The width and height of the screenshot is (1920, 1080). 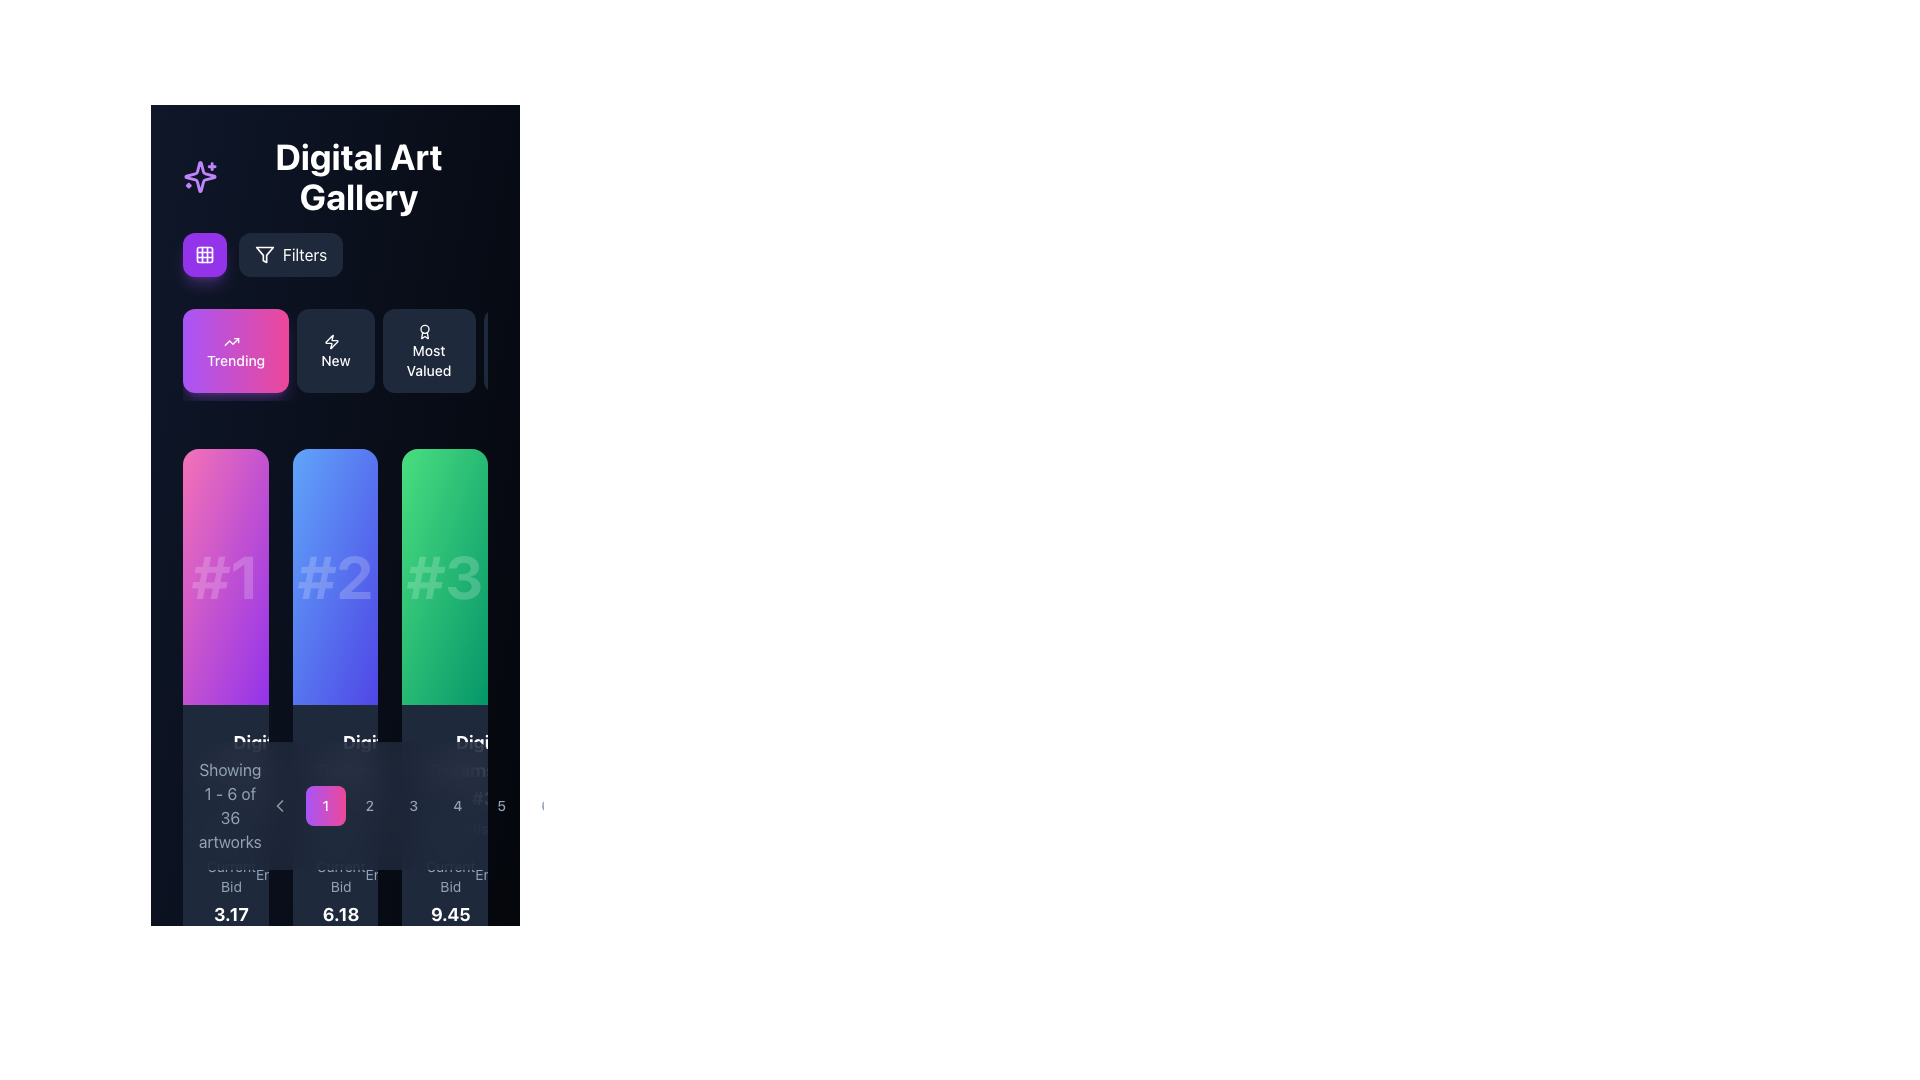 What do you see at coordinates (335, 268) in the screenshot?
I see `the filter button located centrally in the top section of the main content area, positioned to the right of a purple square icon with a grid design` at bounding box center [335, 268].